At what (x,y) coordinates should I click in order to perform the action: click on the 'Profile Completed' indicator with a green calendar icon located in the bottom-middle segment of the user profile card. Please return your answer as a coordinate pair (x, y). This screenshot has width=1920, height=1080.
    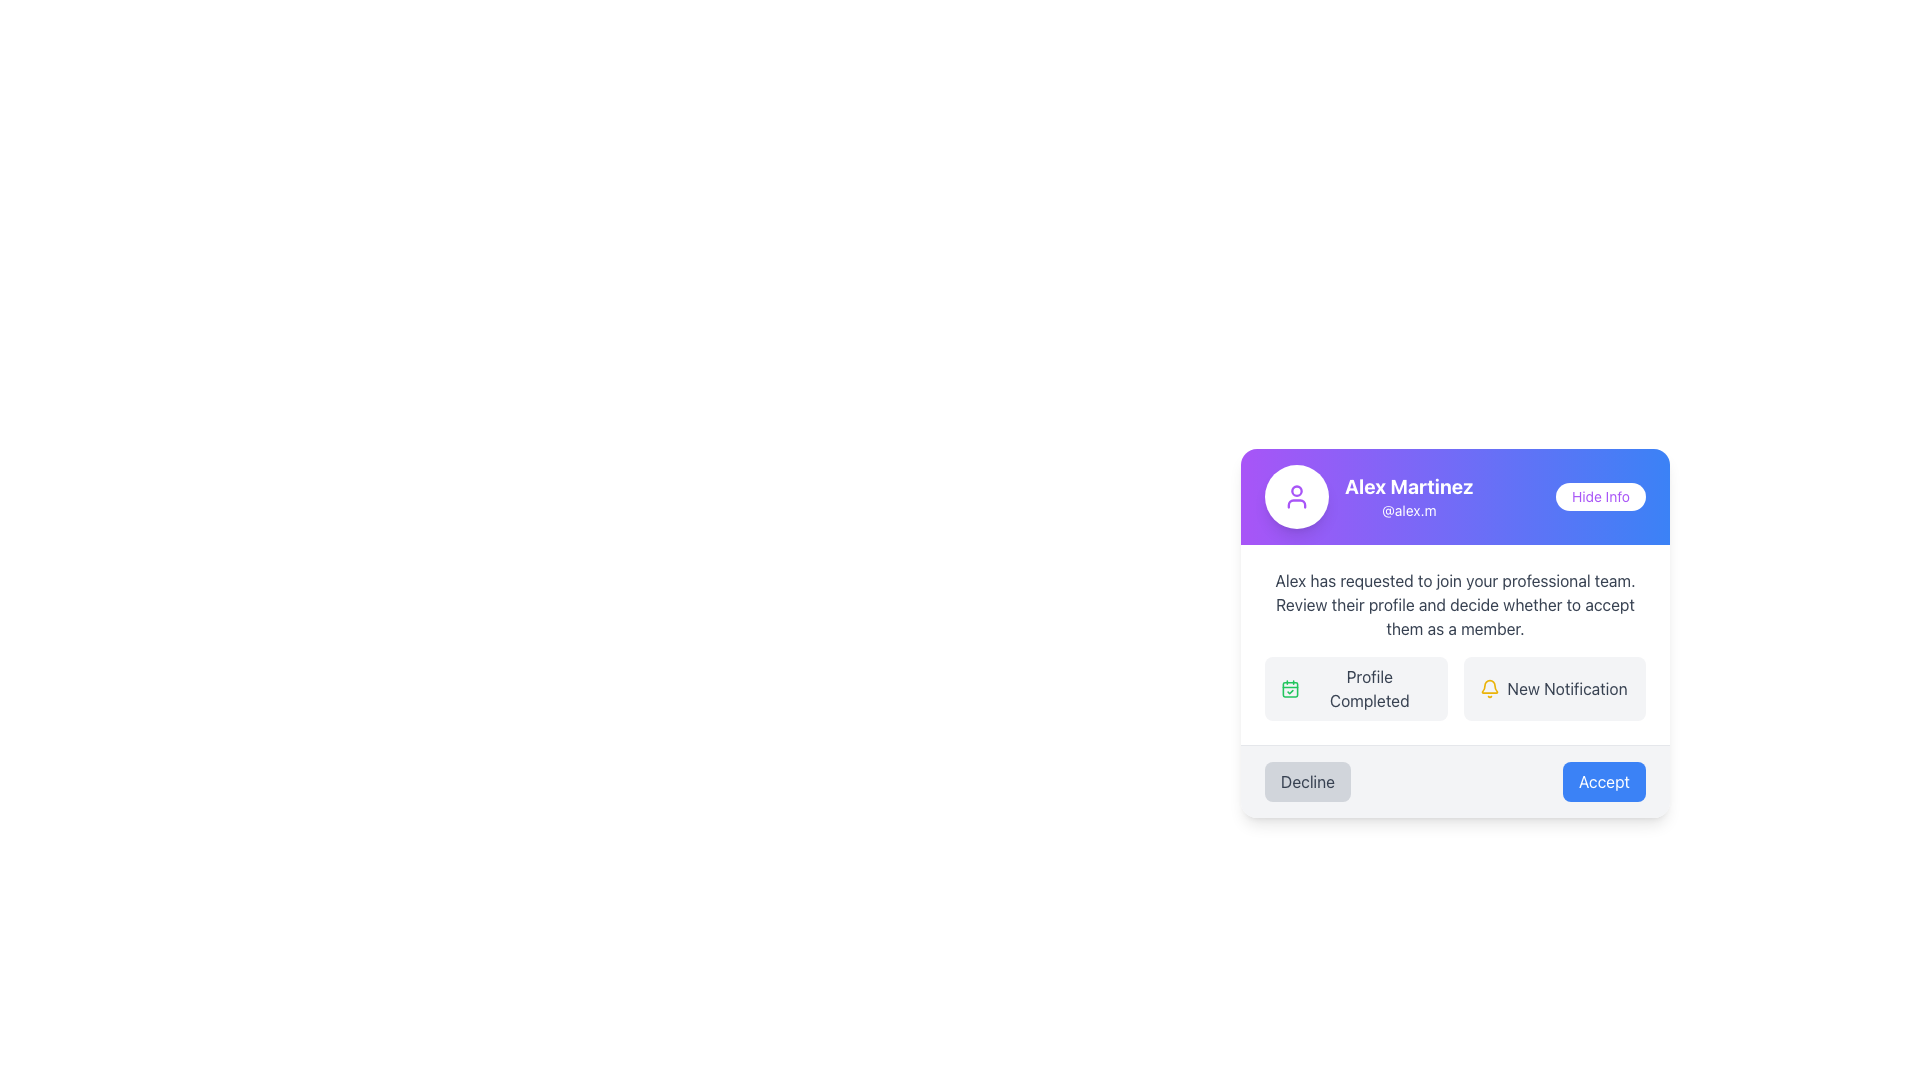
    Looking at the image, I should click on (1356, 688).